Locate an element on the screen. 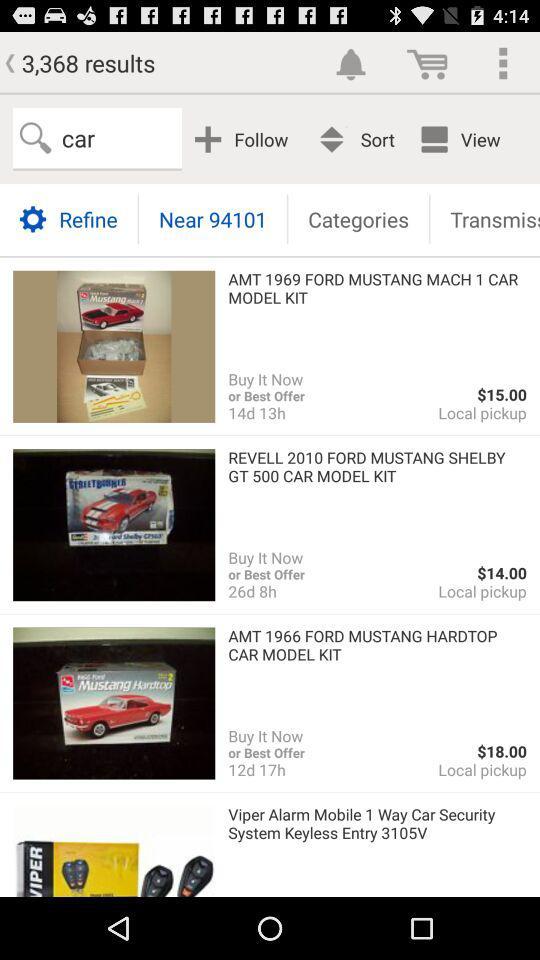  the item above amt 1969 ford icon is located at coordinates (357, 218).